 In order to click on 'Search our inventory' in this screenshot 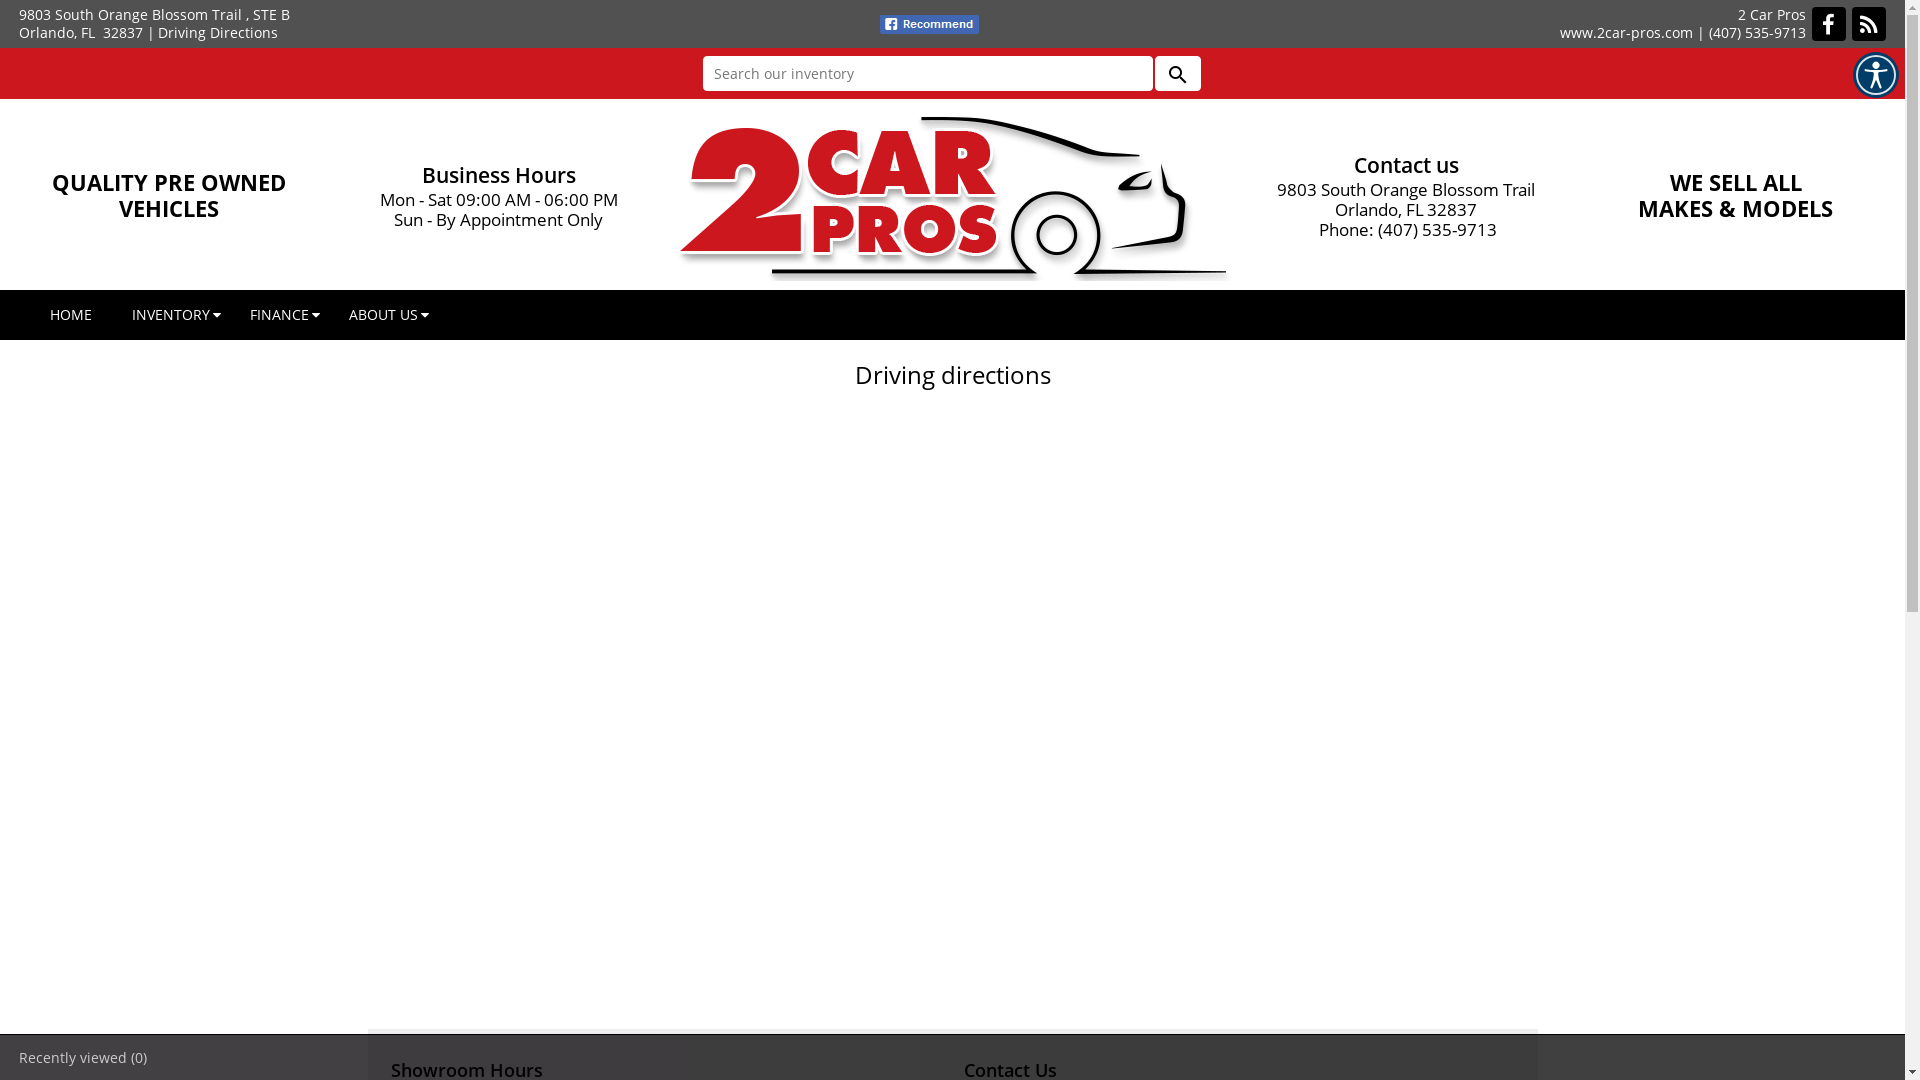, I will do `click(925, 72)`.